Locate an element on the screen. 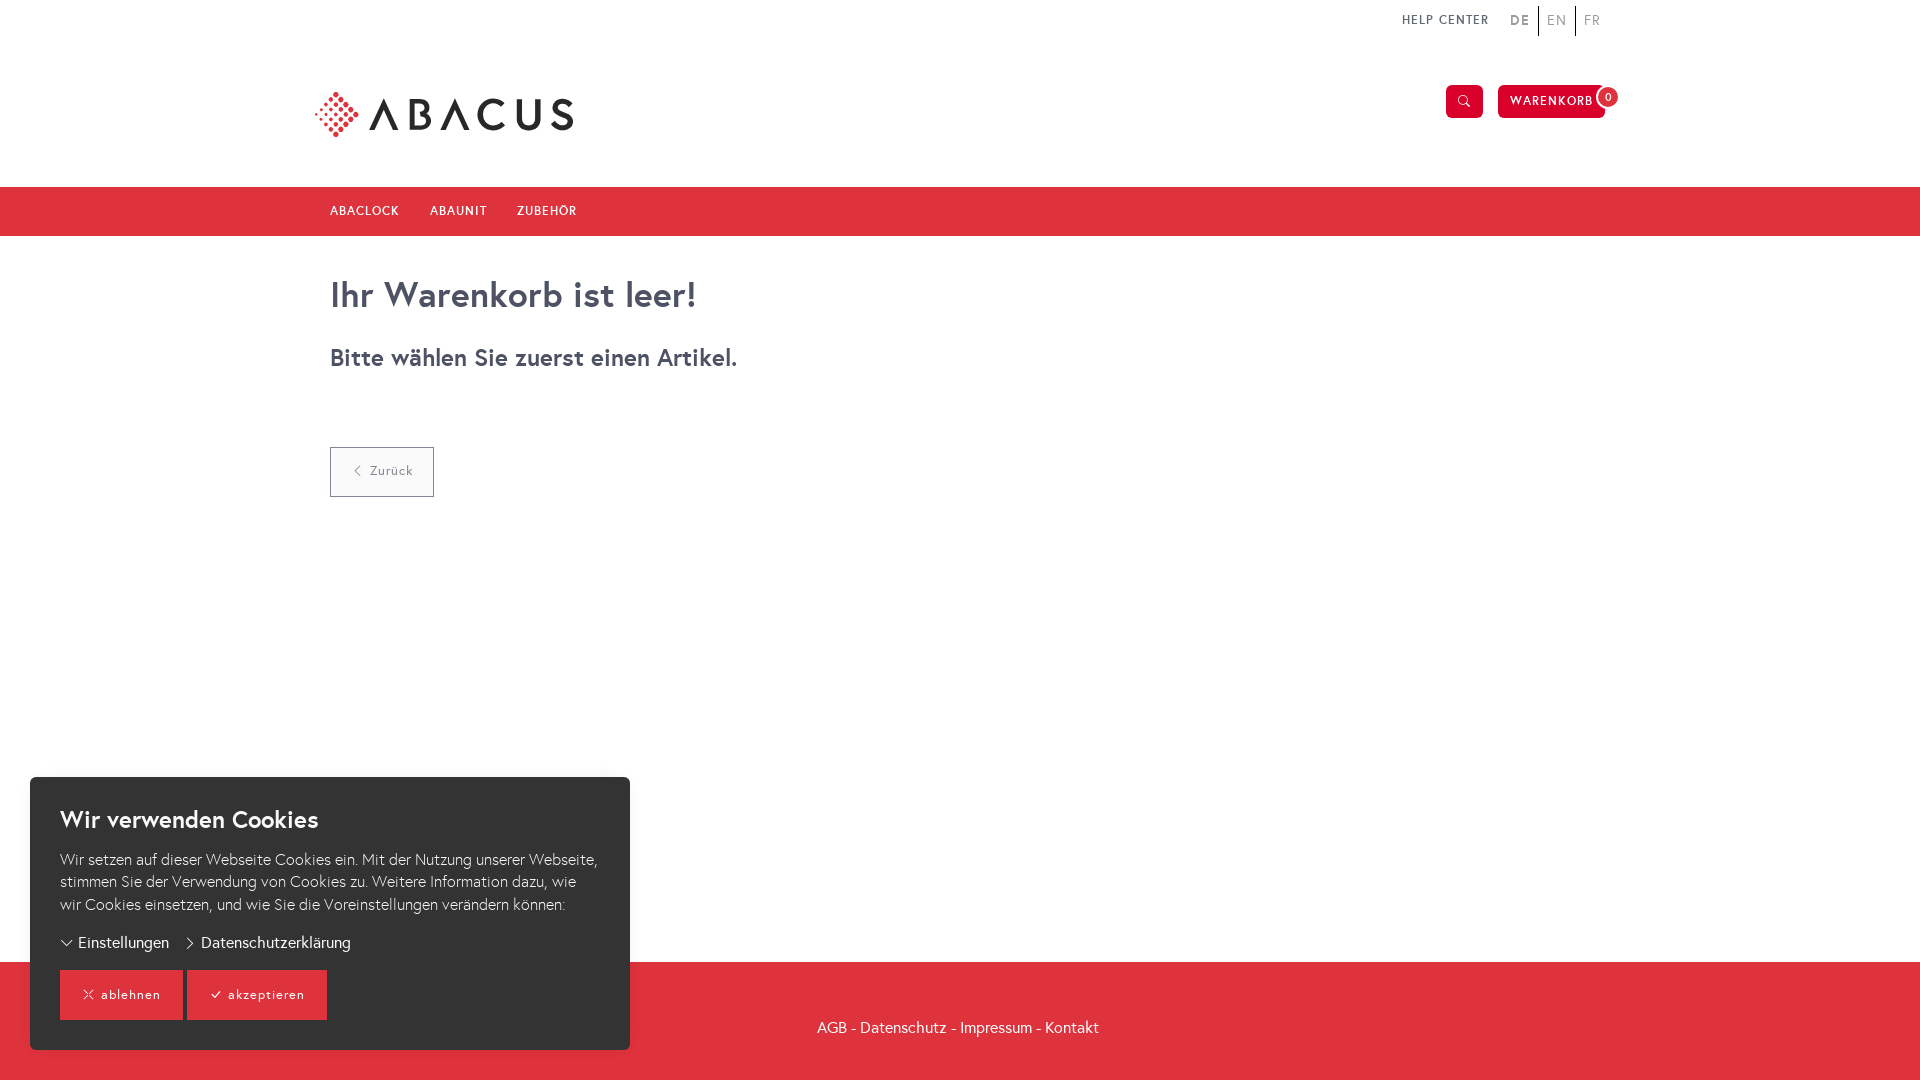  'AGB' is located at coordinates (831, 1027).